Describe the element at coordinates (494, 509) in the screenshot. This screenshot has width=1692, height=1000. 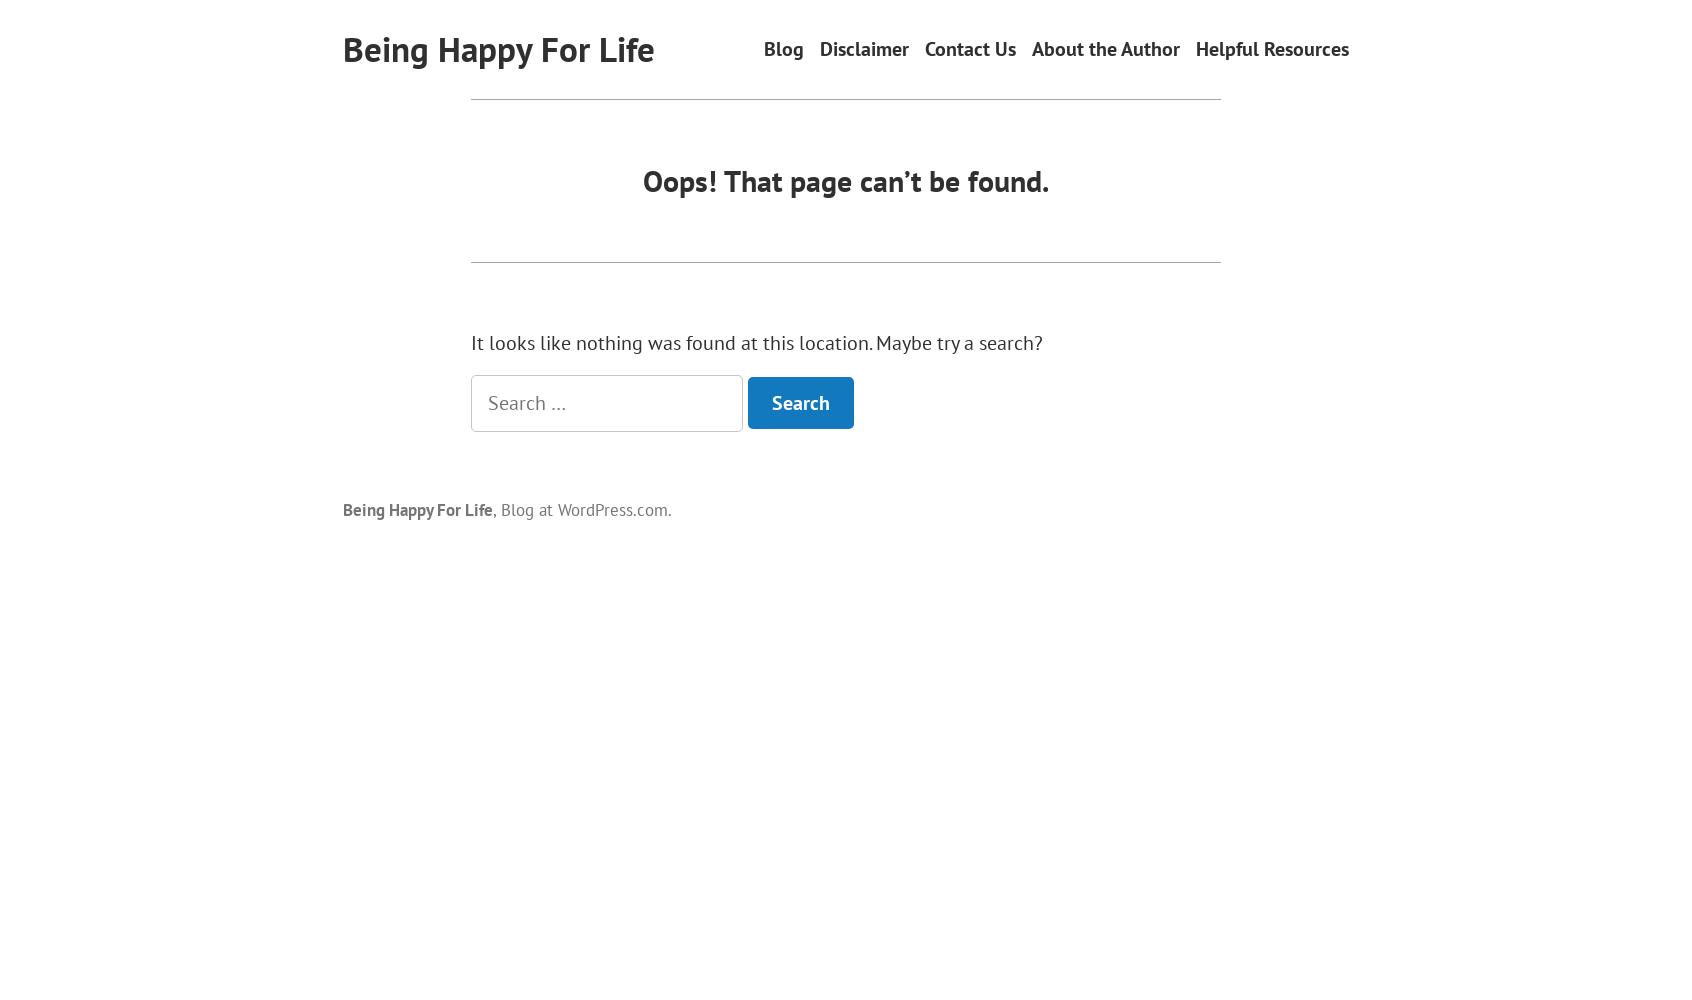
I see `','` at that location.